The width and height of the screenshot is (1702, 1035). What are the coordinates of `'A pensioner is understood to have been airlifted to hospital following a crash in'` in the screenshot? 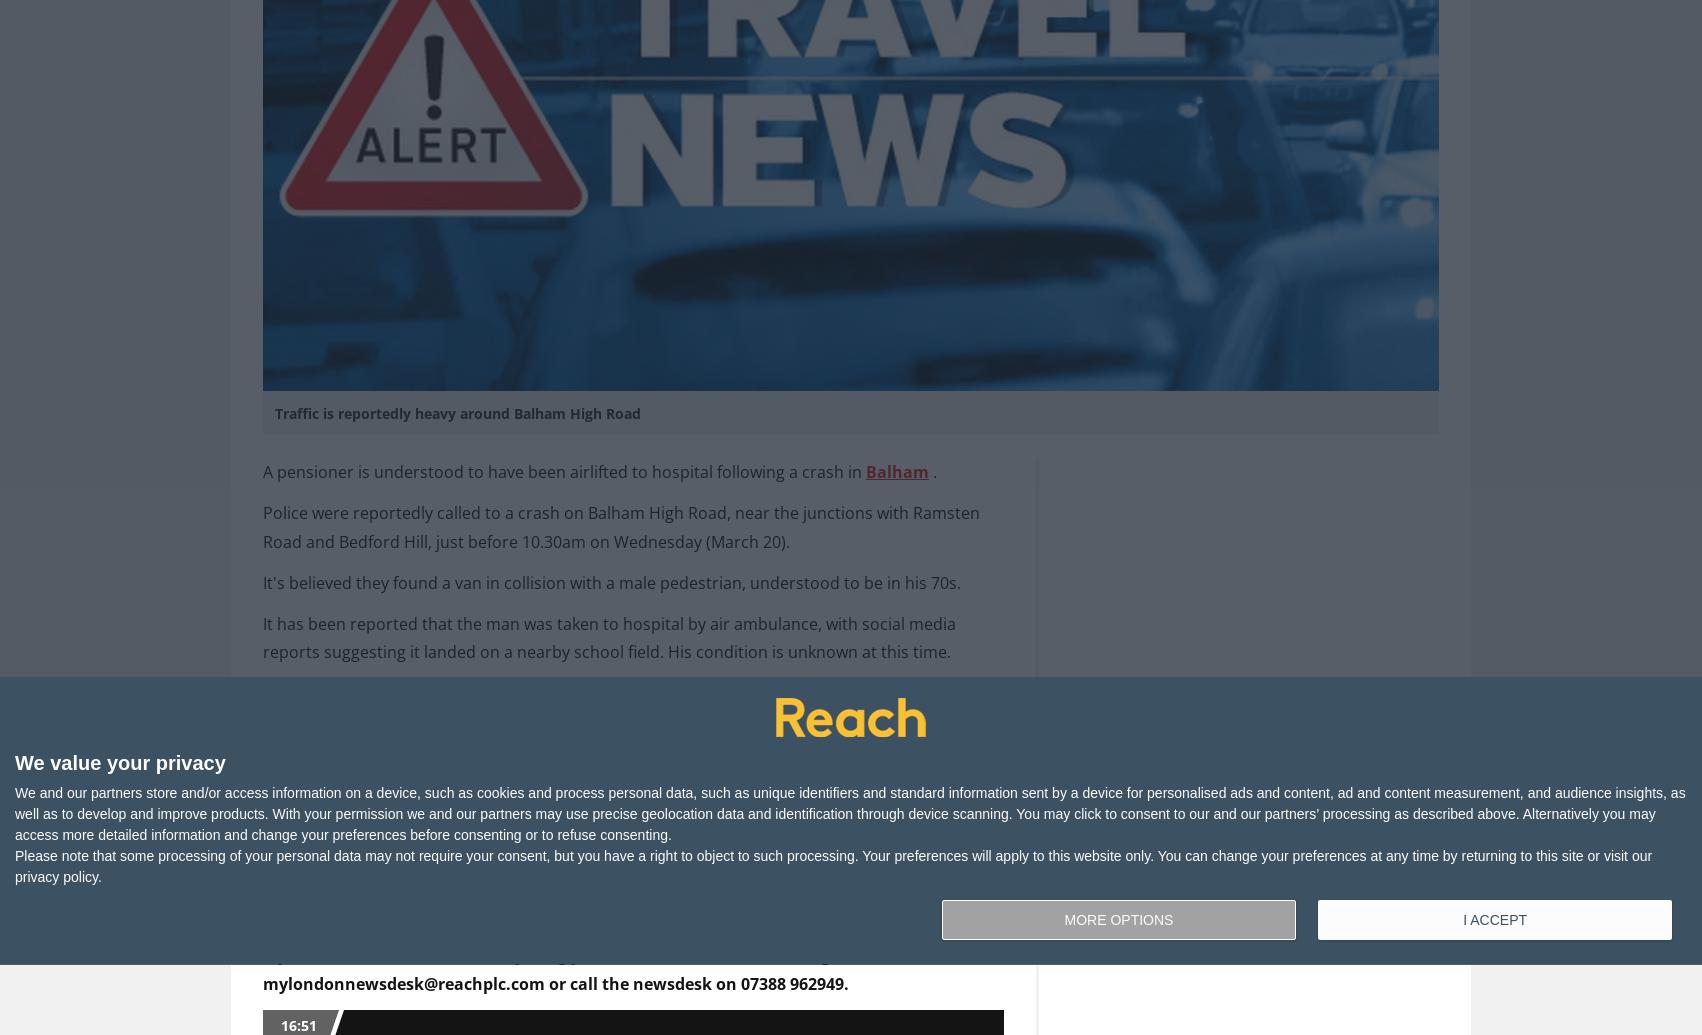 It's located at (563, 471).